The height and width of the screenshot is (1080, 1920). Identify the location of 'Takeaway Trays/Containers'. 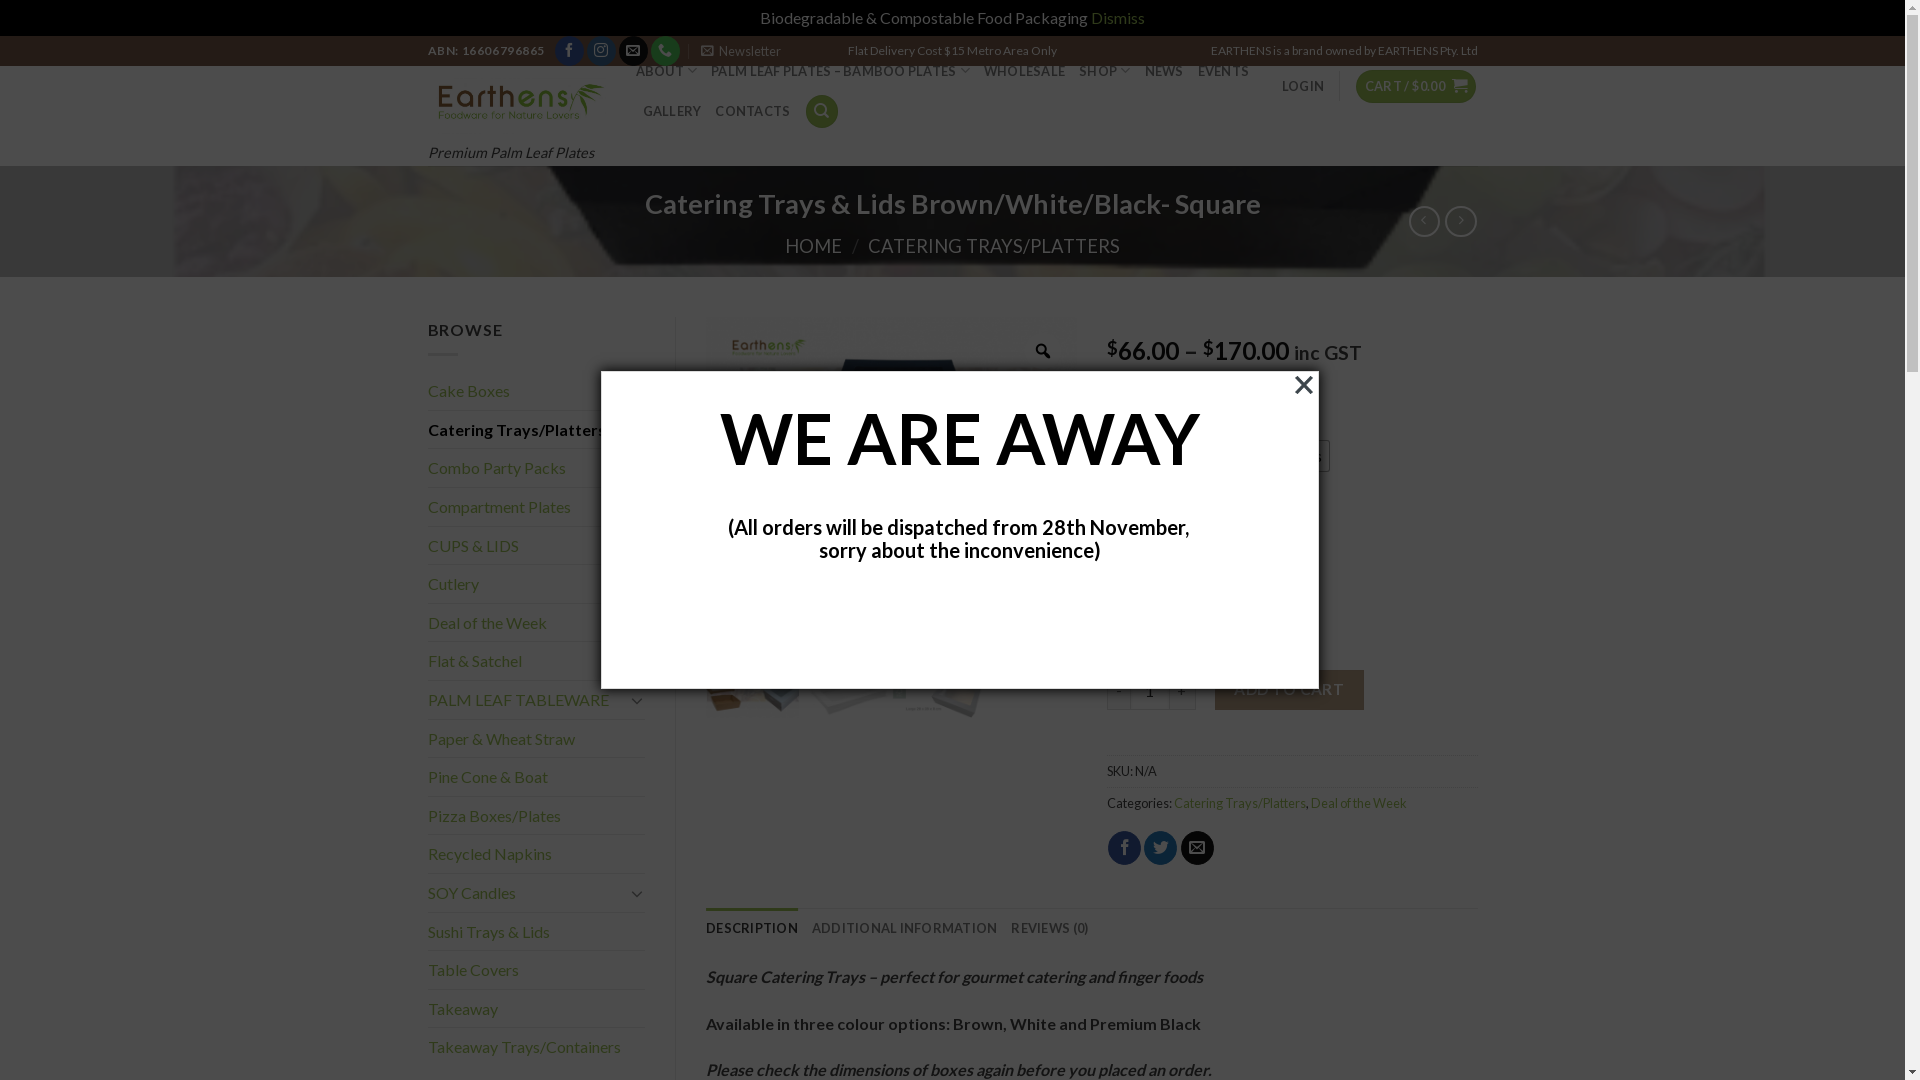
(537, 1045).